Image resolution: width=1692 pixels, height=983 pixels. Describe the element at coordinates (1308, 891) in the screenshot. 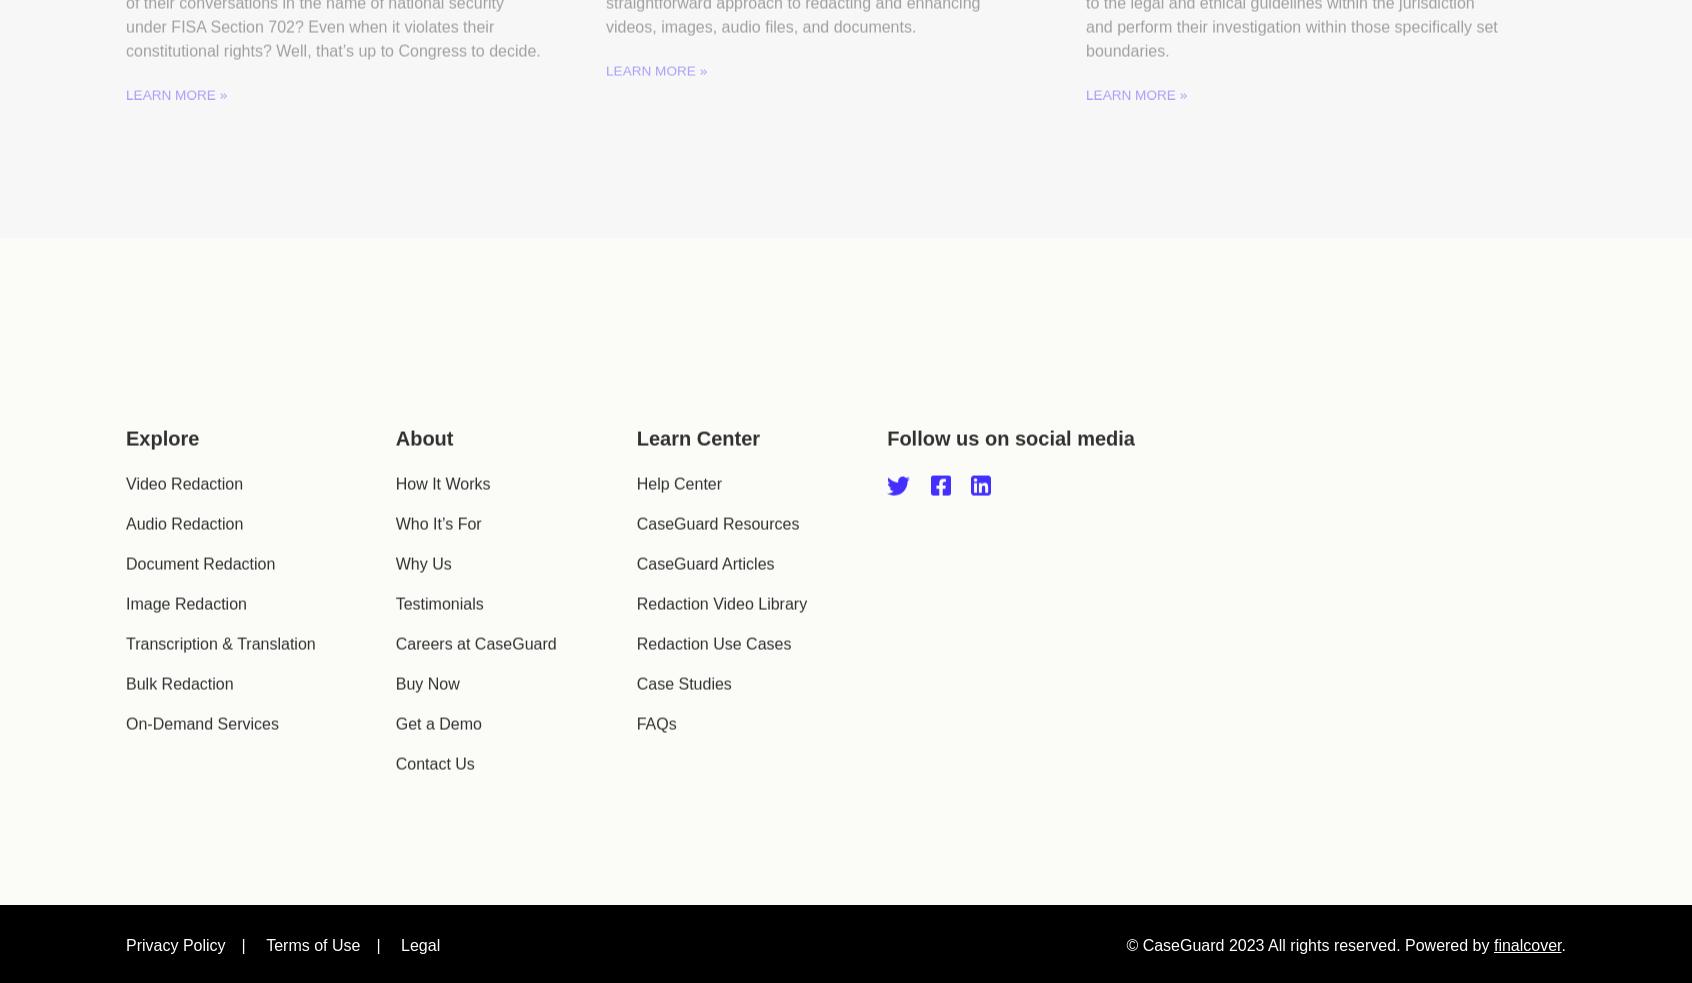

I see `'© CaseGuard 2023 All rights reserved. Powered by'` at that location.